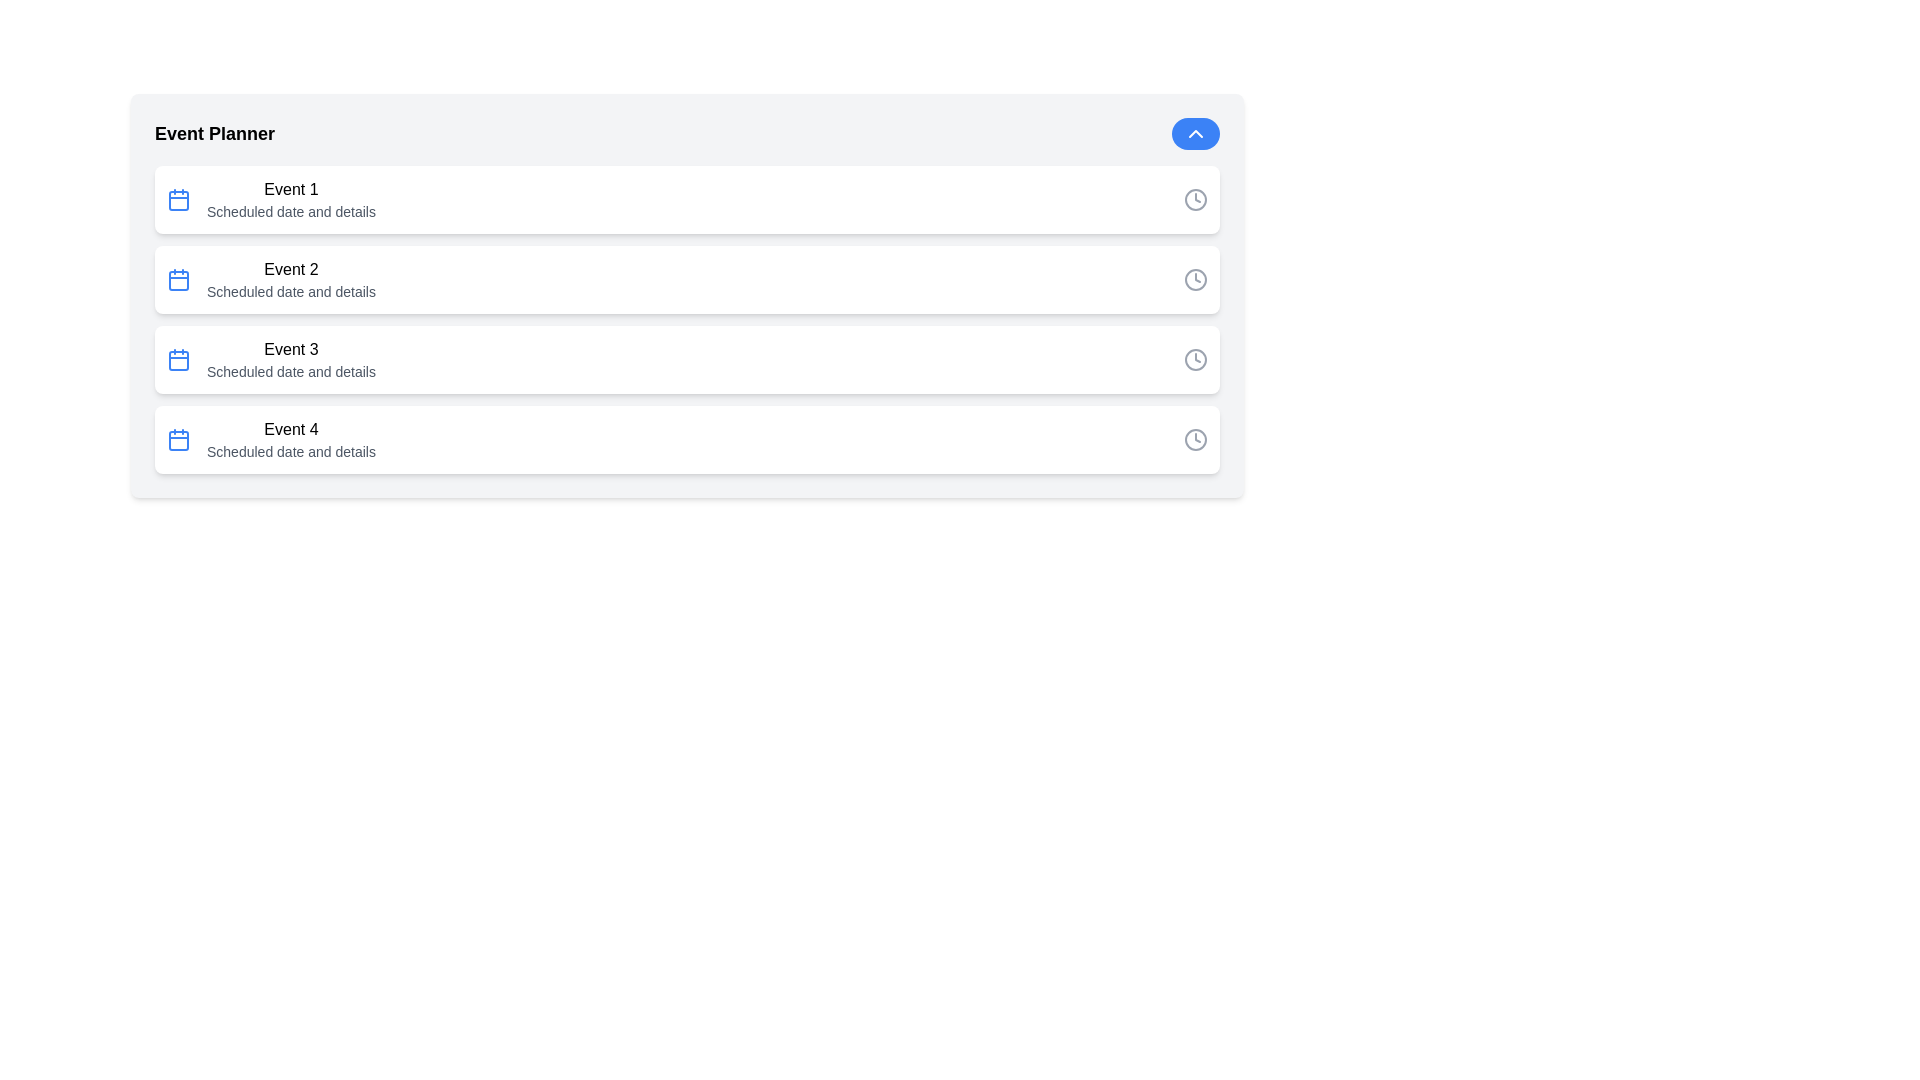  What do you see at coordinates (687, 280) in the screenshot?
I see `the List item element titled 'Event 2'` at bounding box center [687, 280].